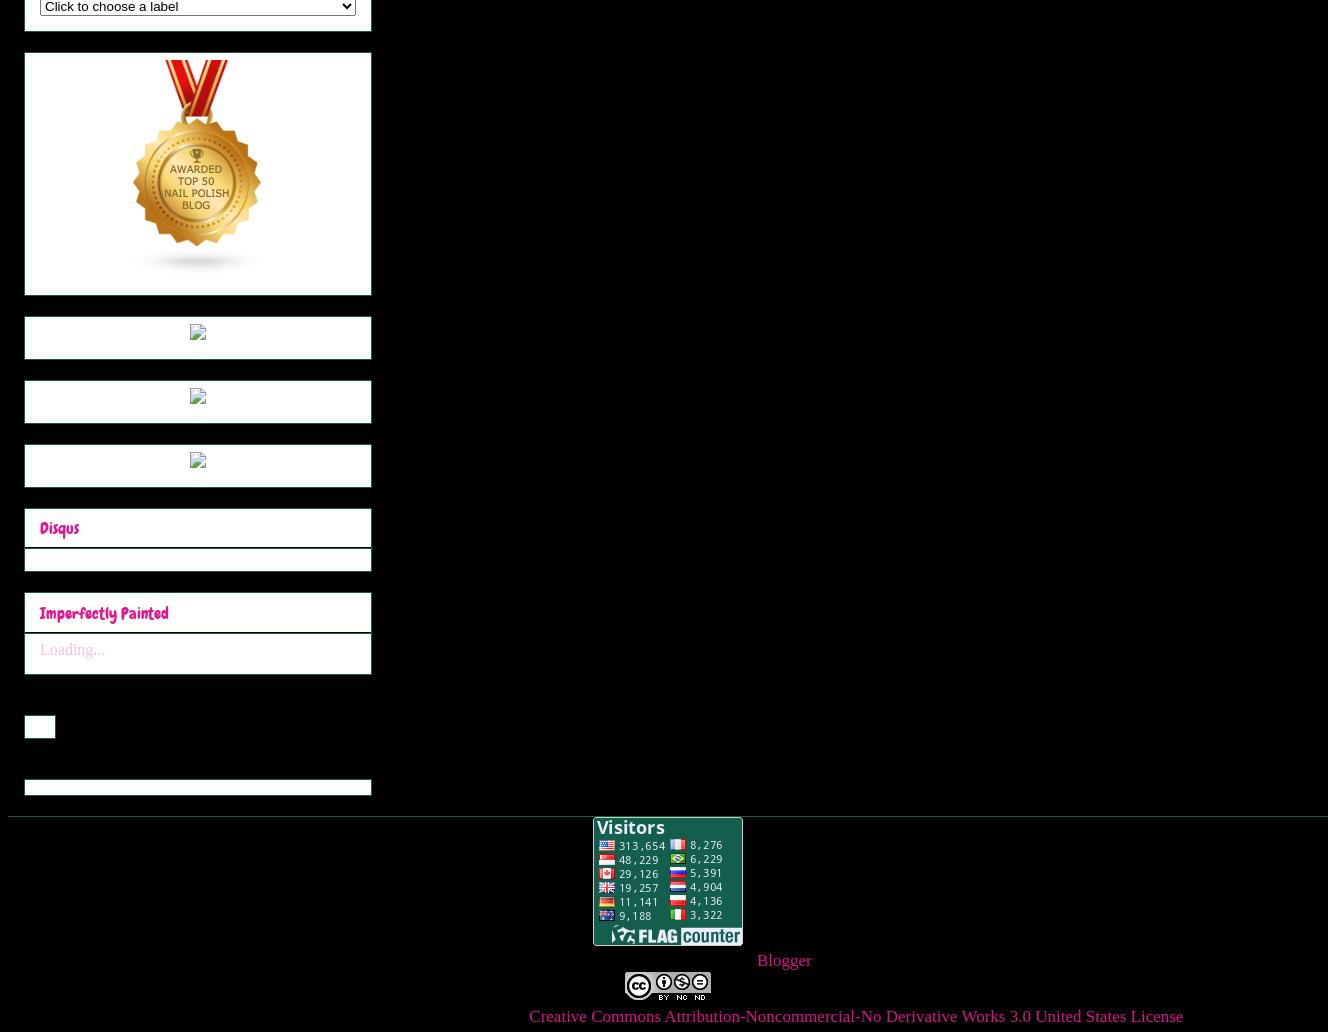  I want to click on 'Blogger', so click(781, 958).